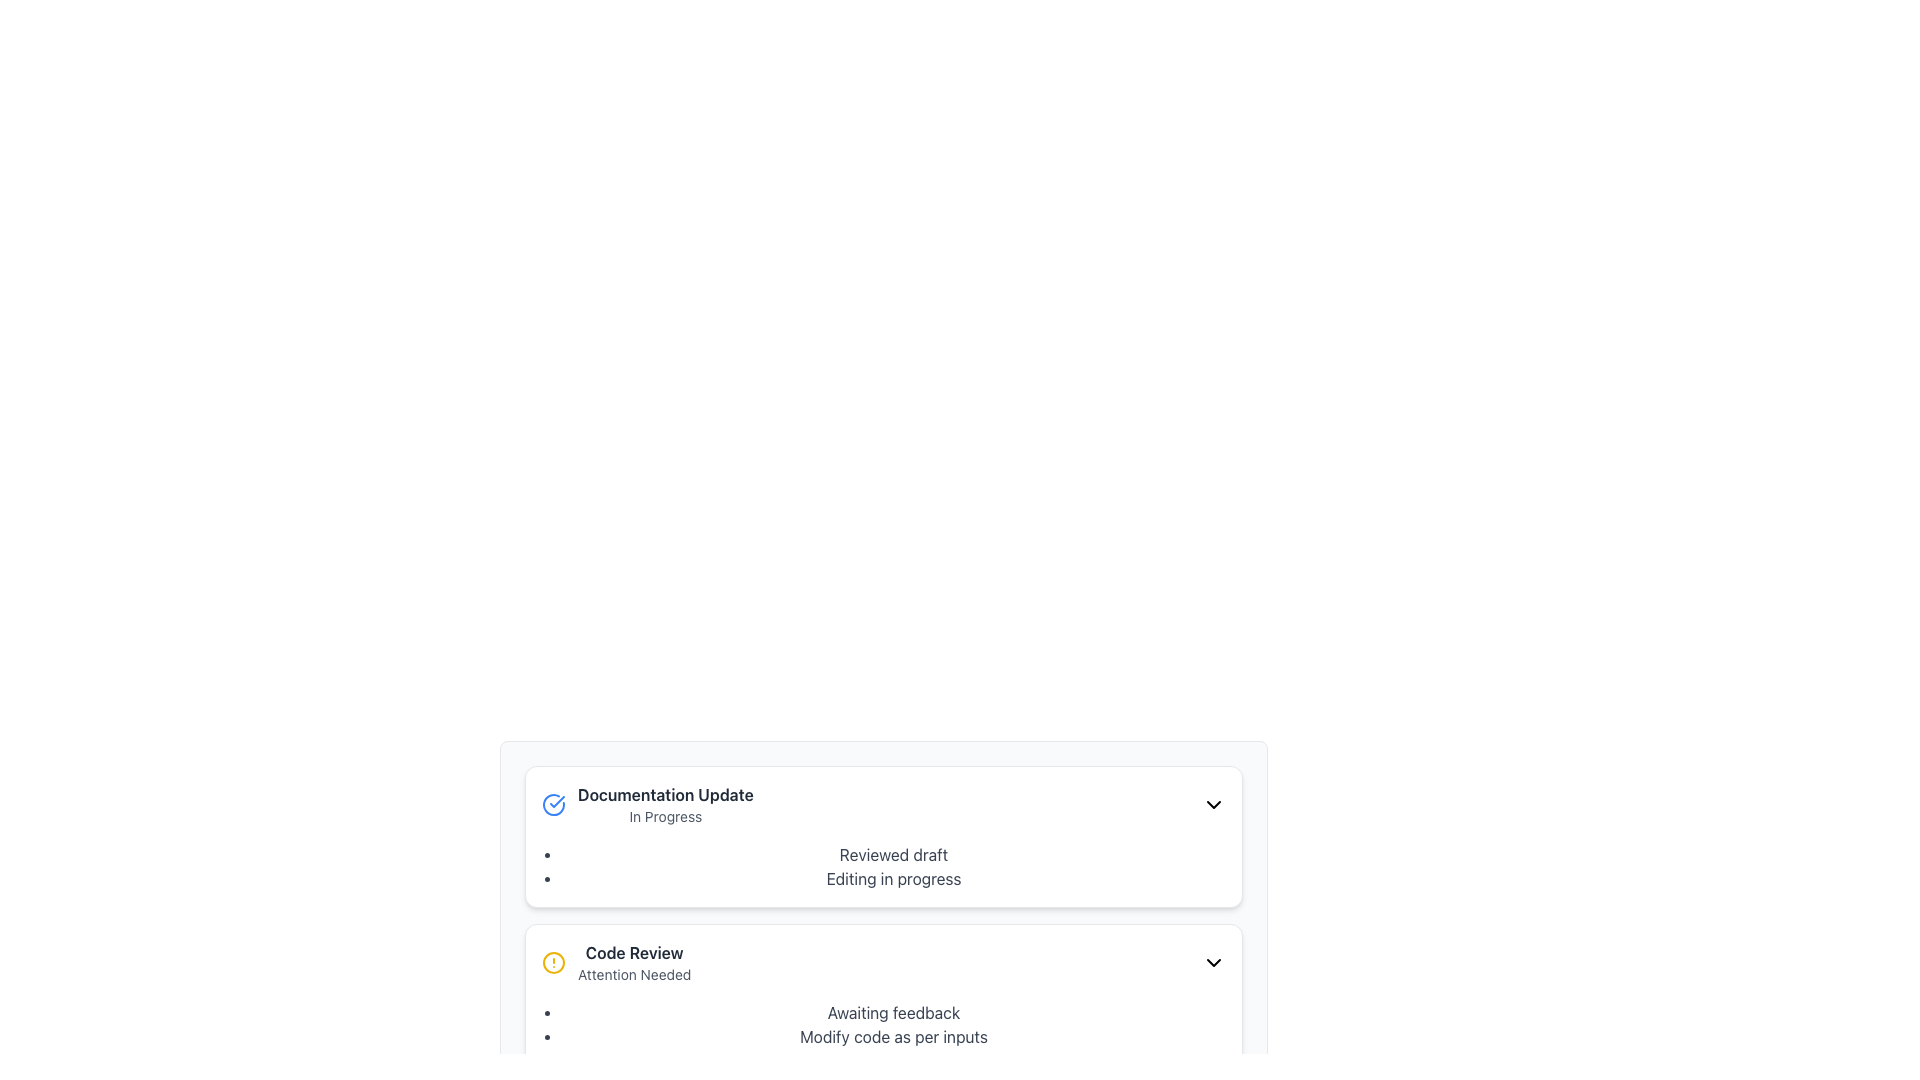 Image resolution: width=1920 pixels, height=1080 pixels. What do you see at coordinates (665, 804) in the screenshot?
I see `the 'Documentation Update' text label, which displays two lines of text with the first line in bold dark gray and the second line in smaller light gray, located above the 'Code Review' element` at bounding box center [665, 804].